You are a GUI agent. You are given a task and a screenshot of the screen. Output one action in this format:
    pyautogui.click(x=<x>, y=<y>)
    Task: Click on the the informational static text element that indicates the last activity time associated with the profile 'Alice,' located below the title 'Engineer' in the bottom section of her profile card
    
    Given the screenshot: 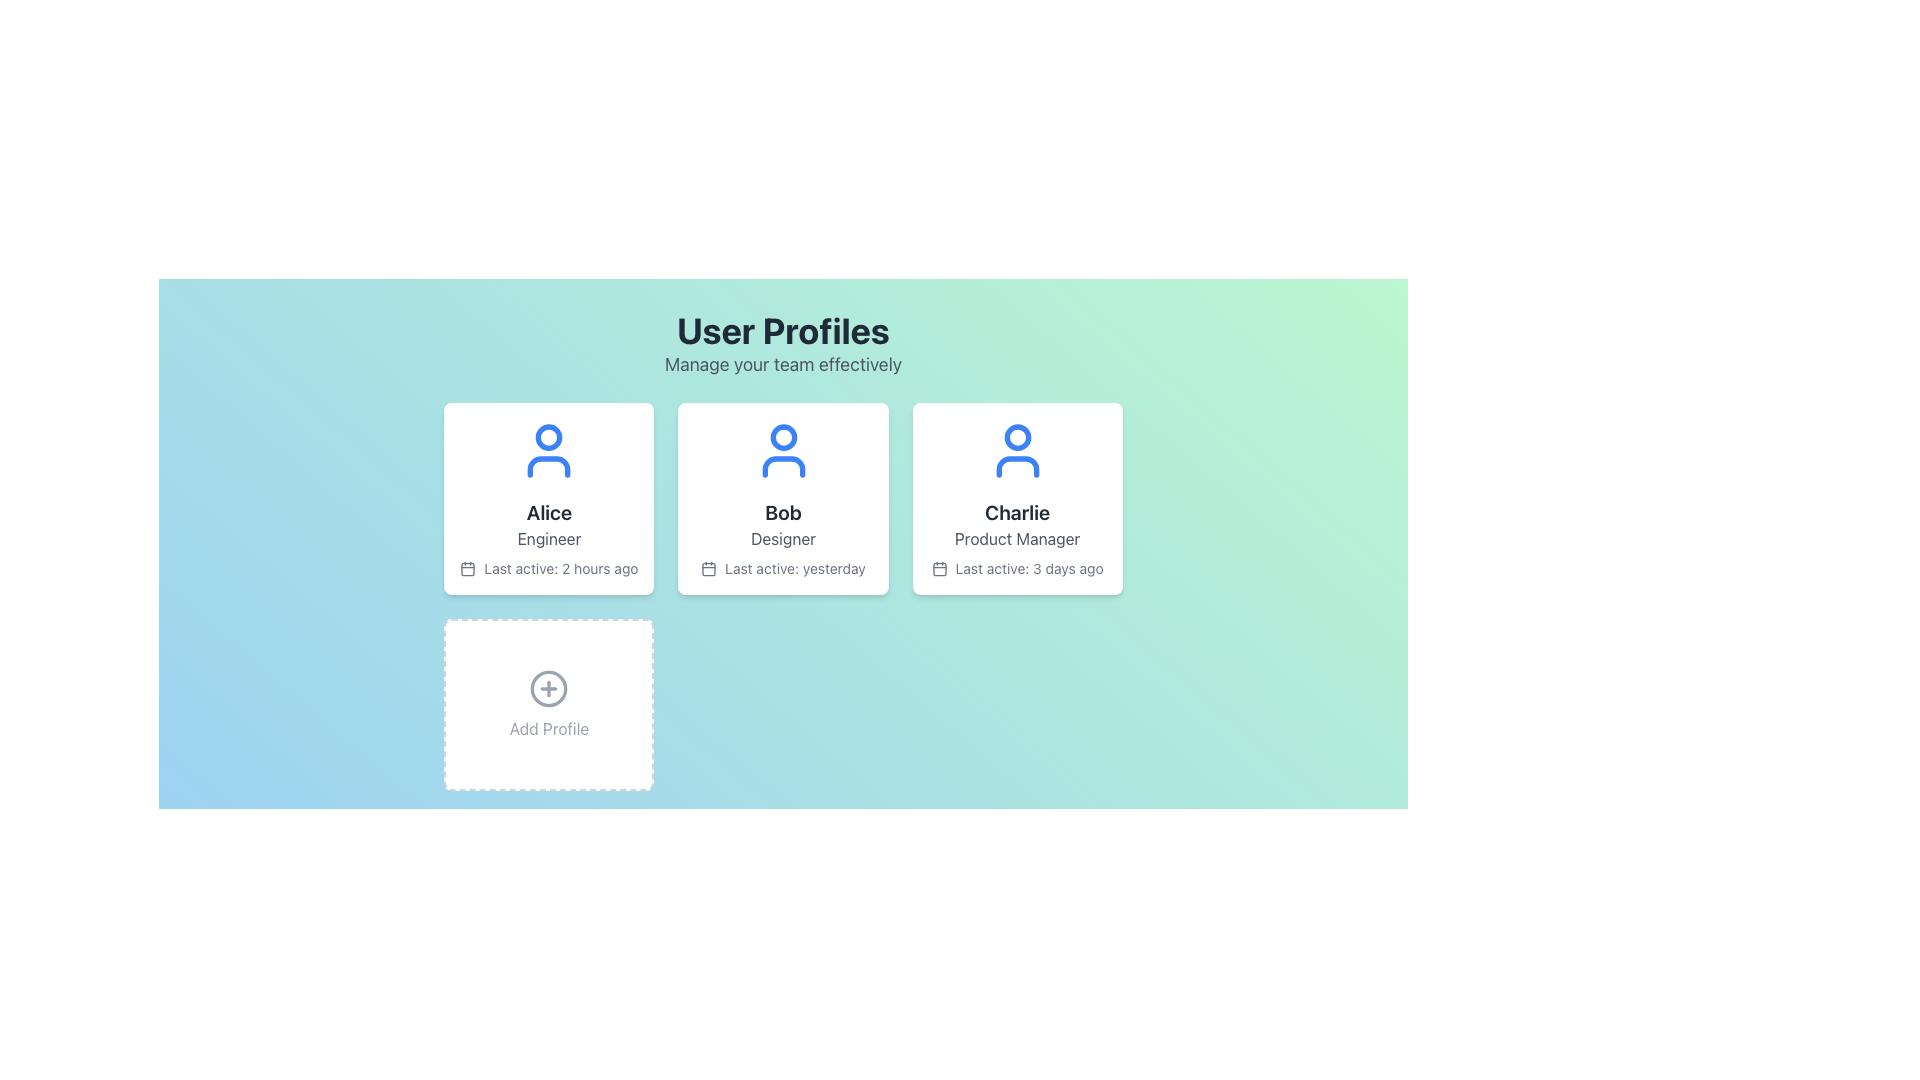 What is the action you would take?
    pyautogui.click(x=549, y=569)
    